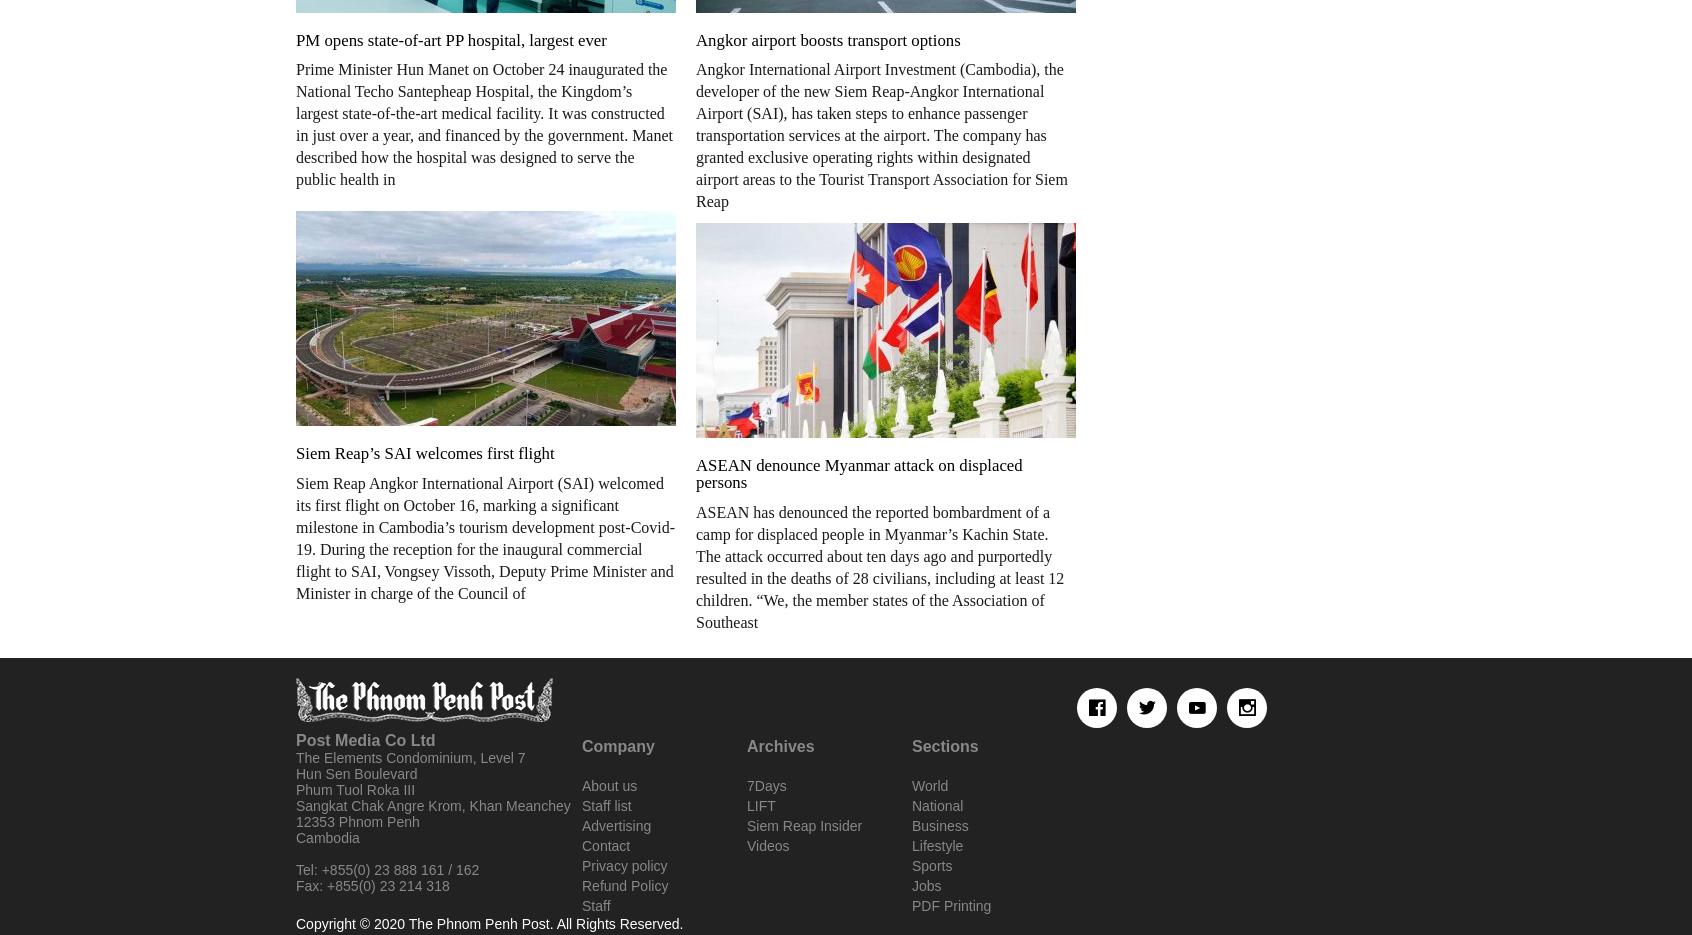 The height and width of the screenshot is (935, 1692). I want to click on 'Siem Reap Insider', so click(804, 825).